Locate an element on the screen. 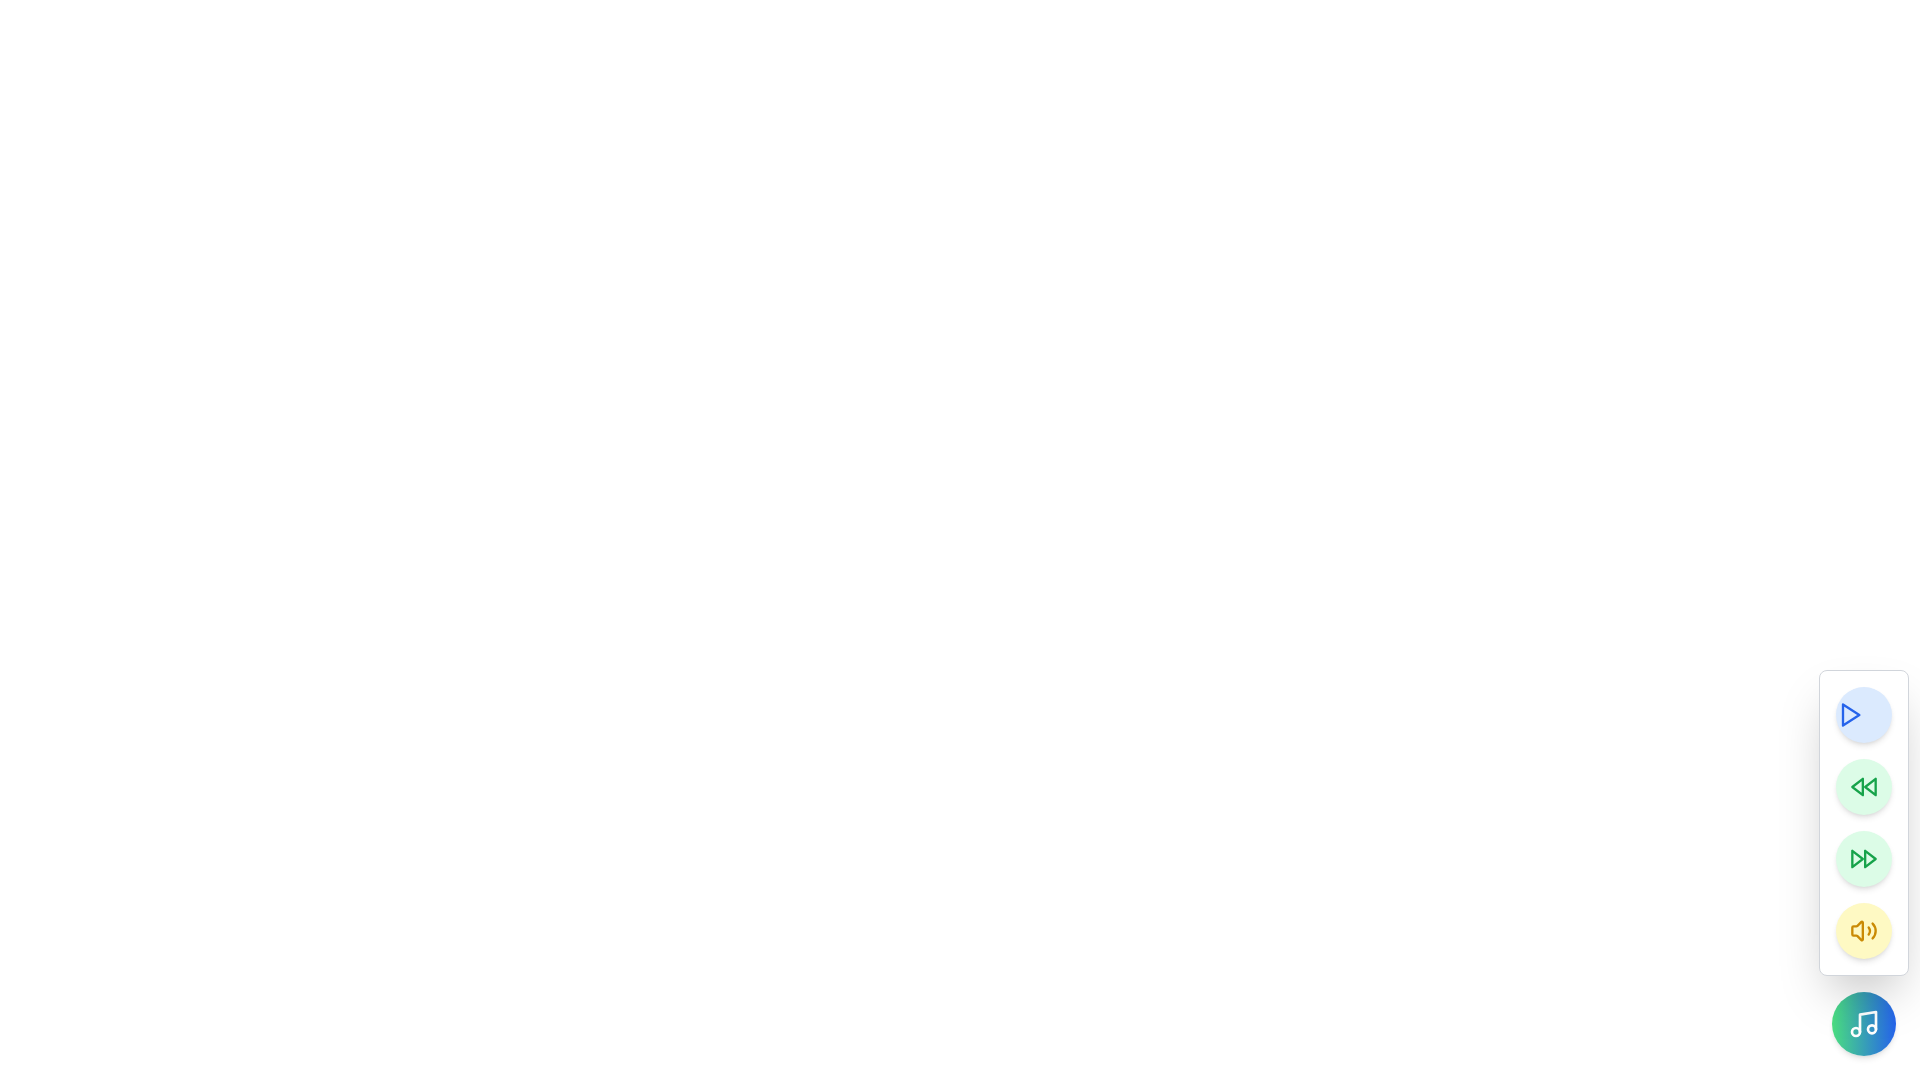 This screenshot has height=1080, width=1920. the circular yellow button with a speaker icon at the bottom-right corner of the interface to adjust the volume is located at coordinates (1862, 930).